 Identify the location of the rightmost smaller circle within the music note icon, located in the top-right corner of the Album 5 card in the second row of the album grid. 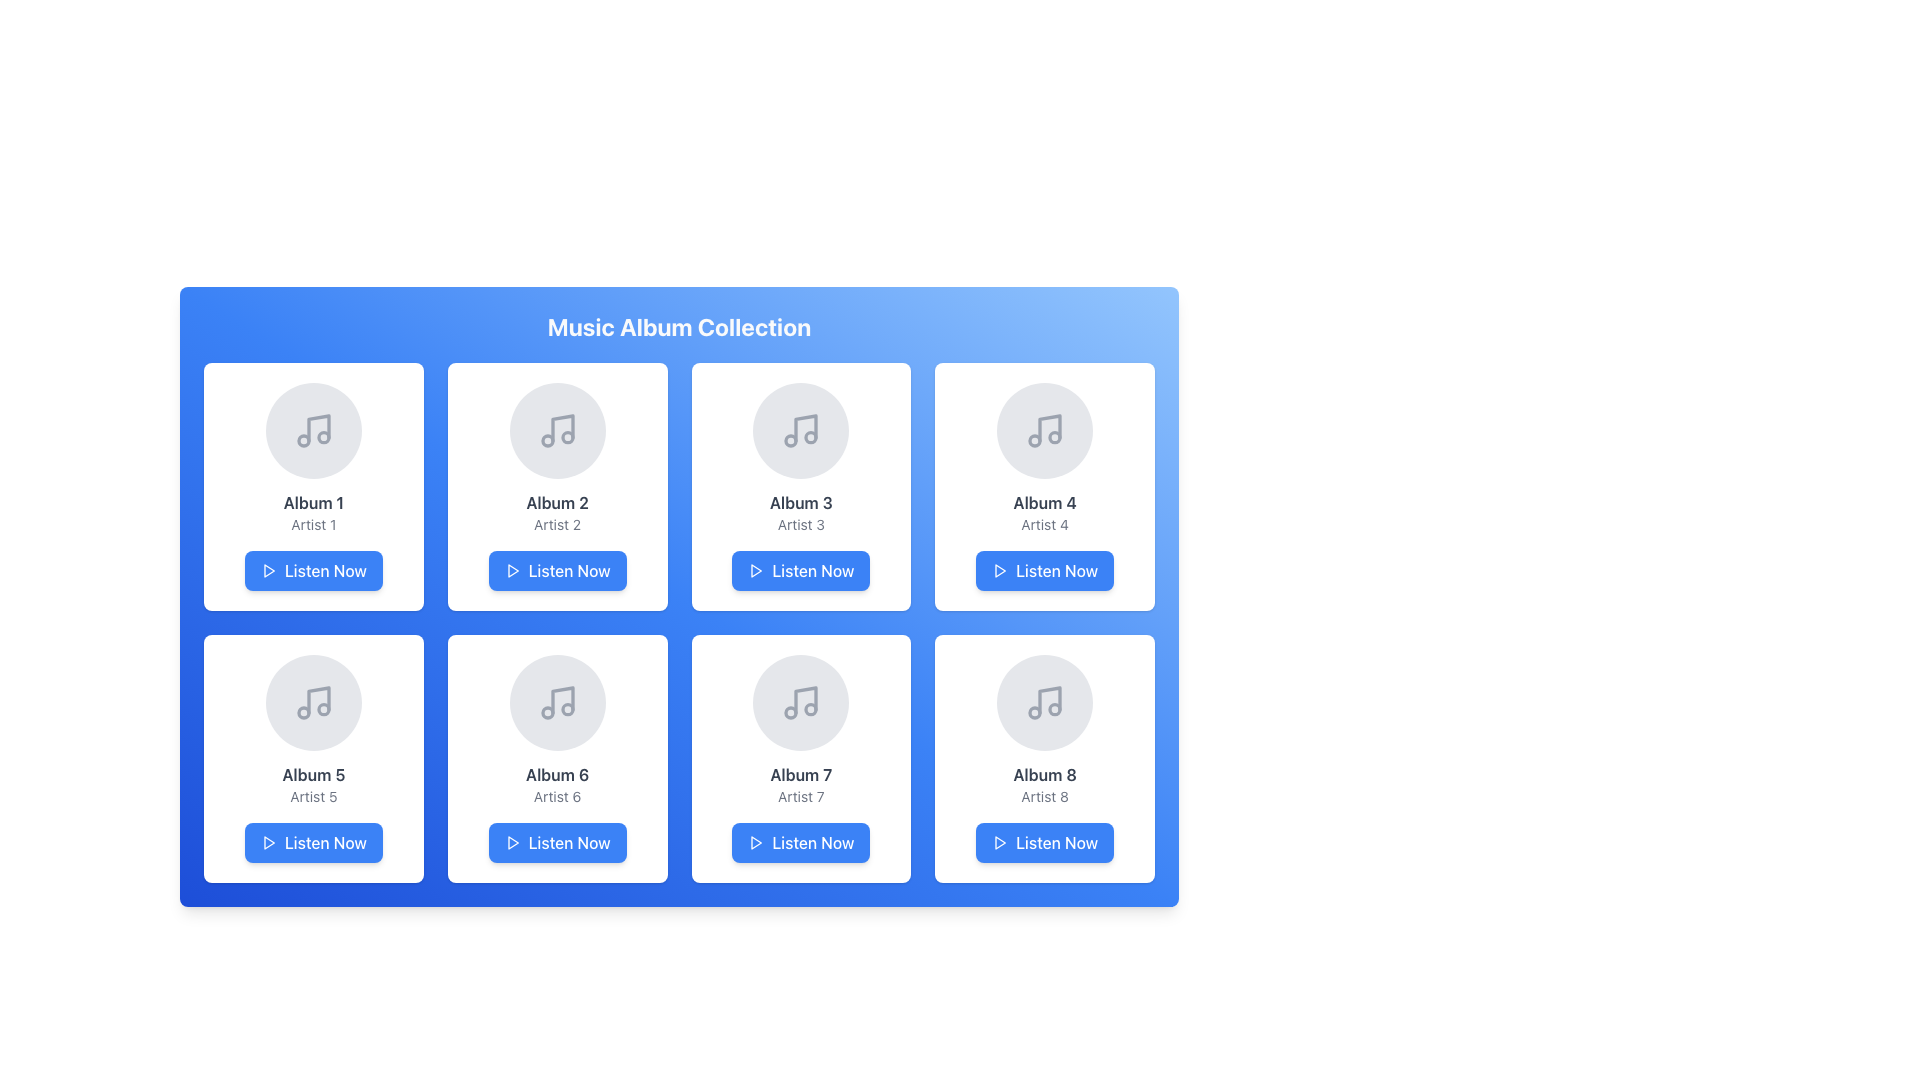
(323, 708).